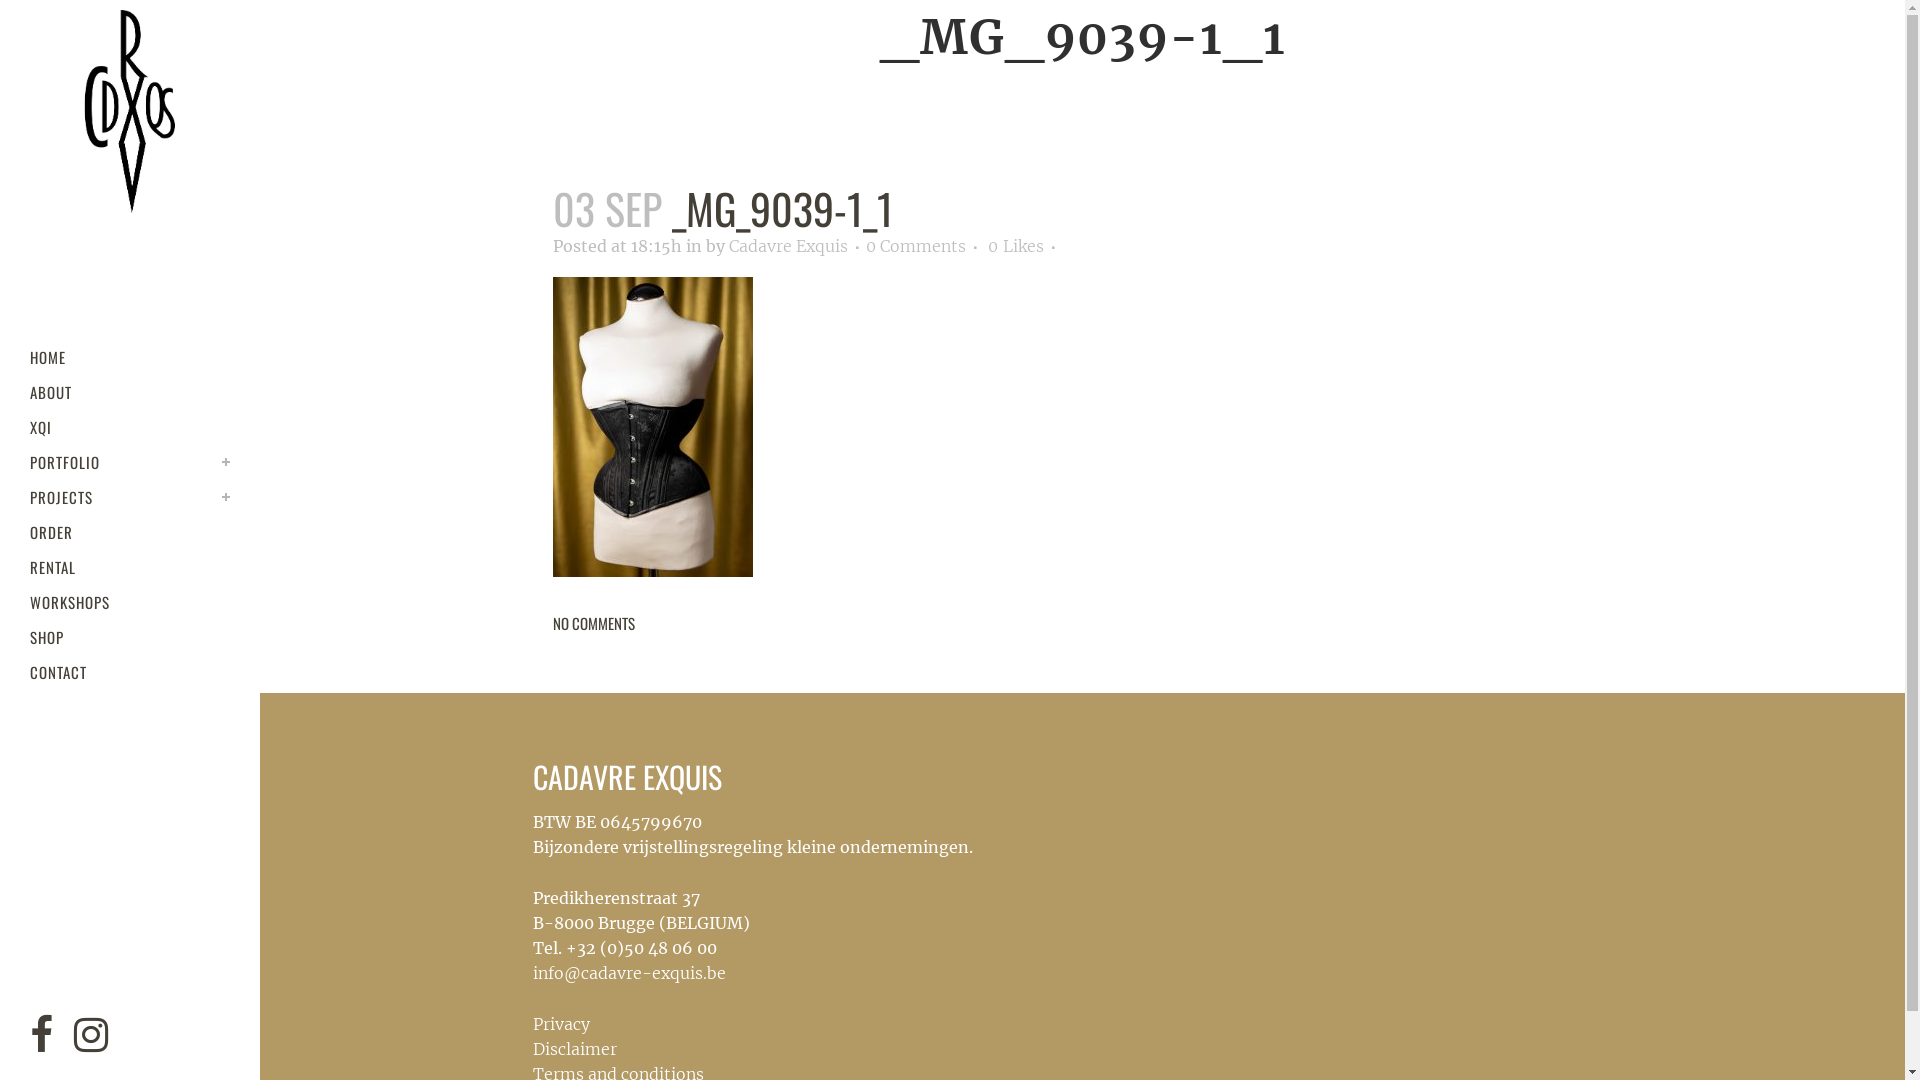 The image size is (1920, 1080). Describe the element at coordinates (128, 672) in the screenshot. I see `'CONTACT'` at that location.